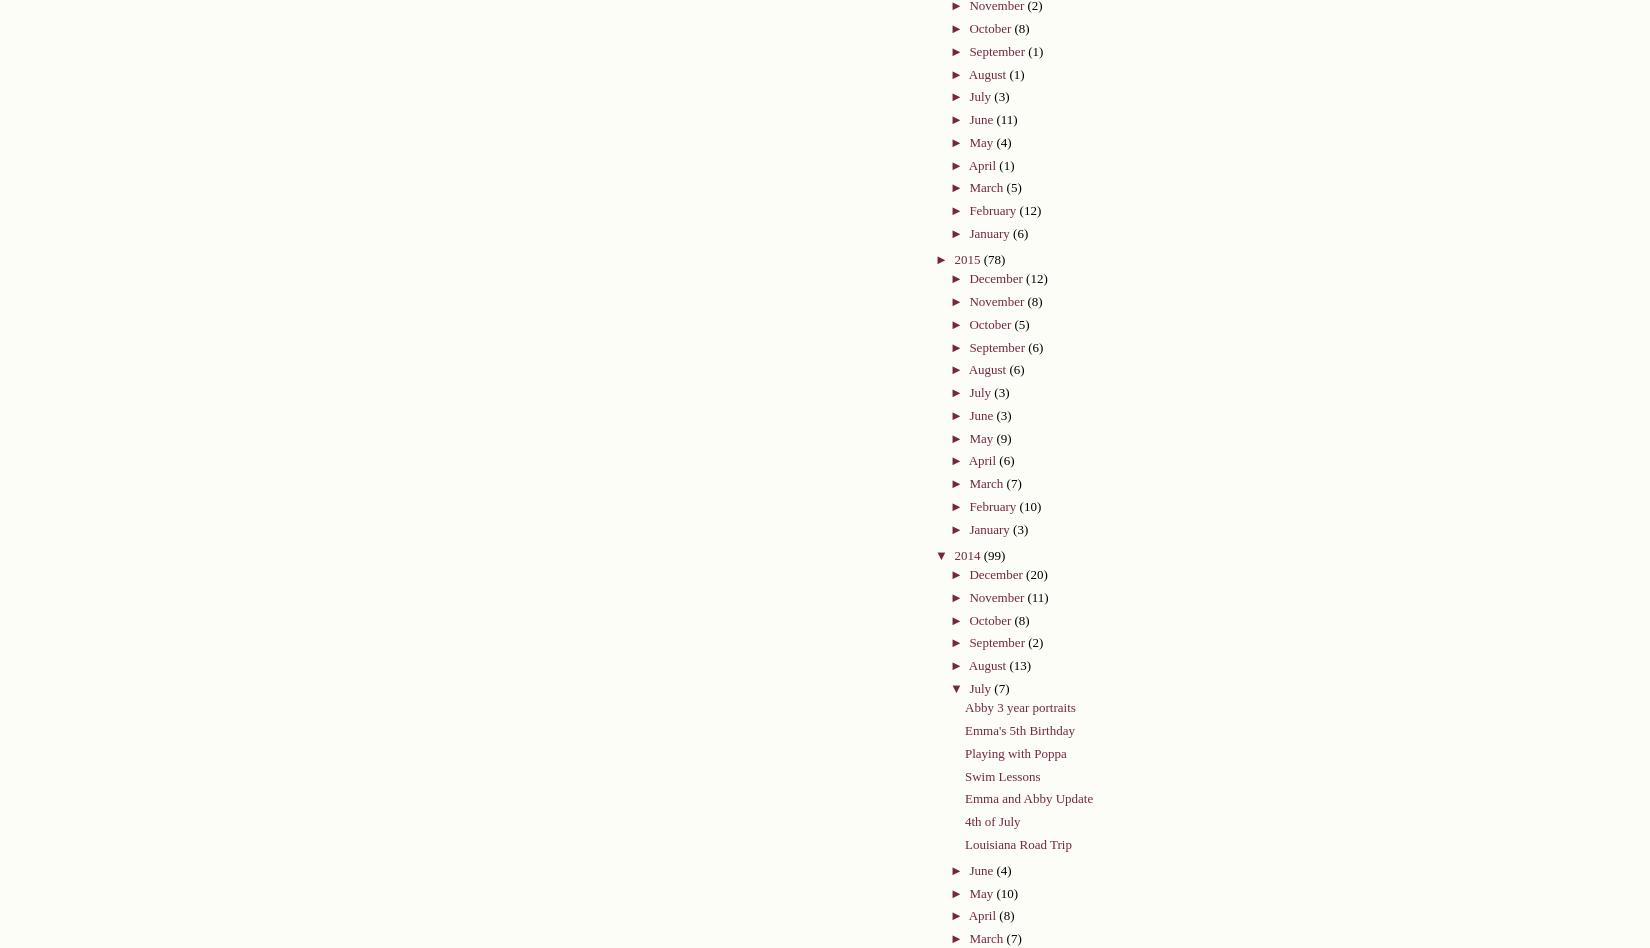 The width and height of the screenshot is (1650, 948). What do you see at coordinates (1020, 706) in the screenshot?
I see `'Abby 3 year portraits'` at bounding box center [1020, 706].